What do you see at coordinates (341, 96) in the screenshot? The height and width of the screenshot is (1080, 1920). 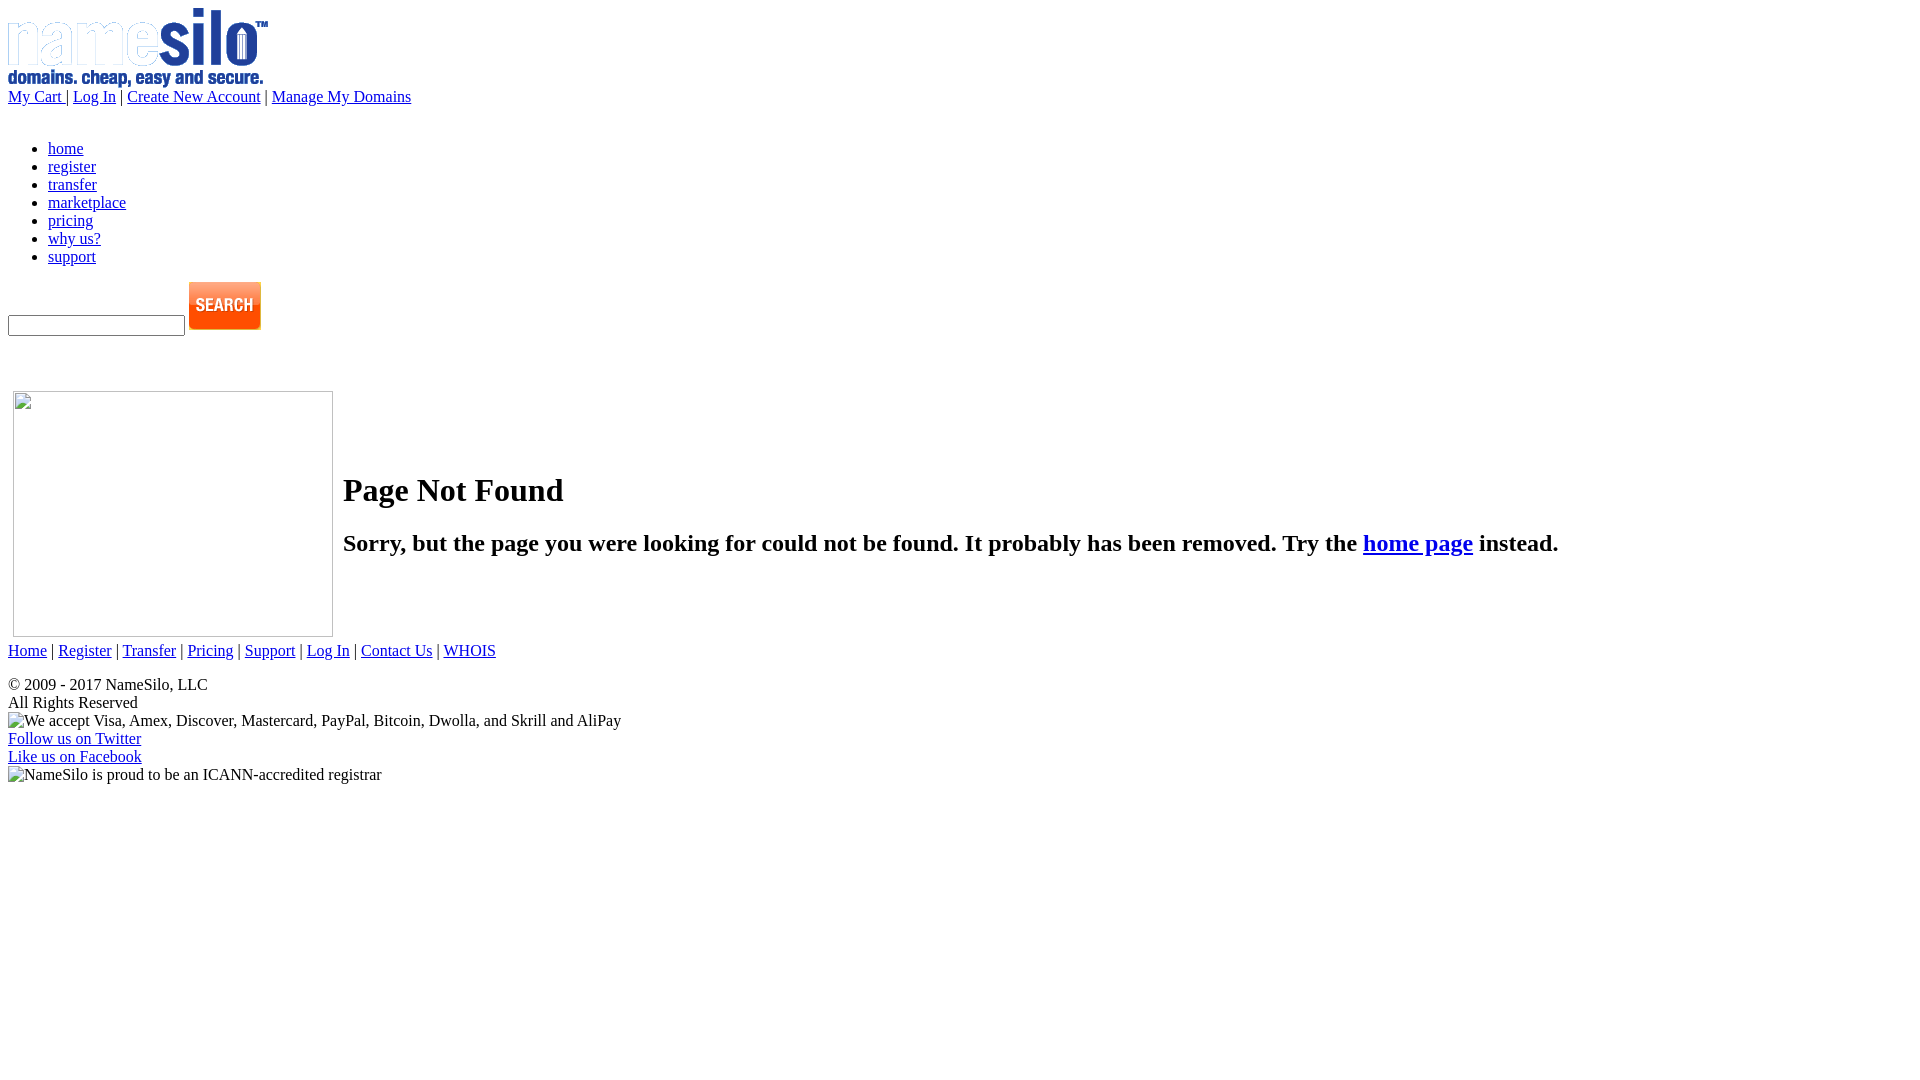 I see `'Manage My Domains'` at bounding box center [341, 96].